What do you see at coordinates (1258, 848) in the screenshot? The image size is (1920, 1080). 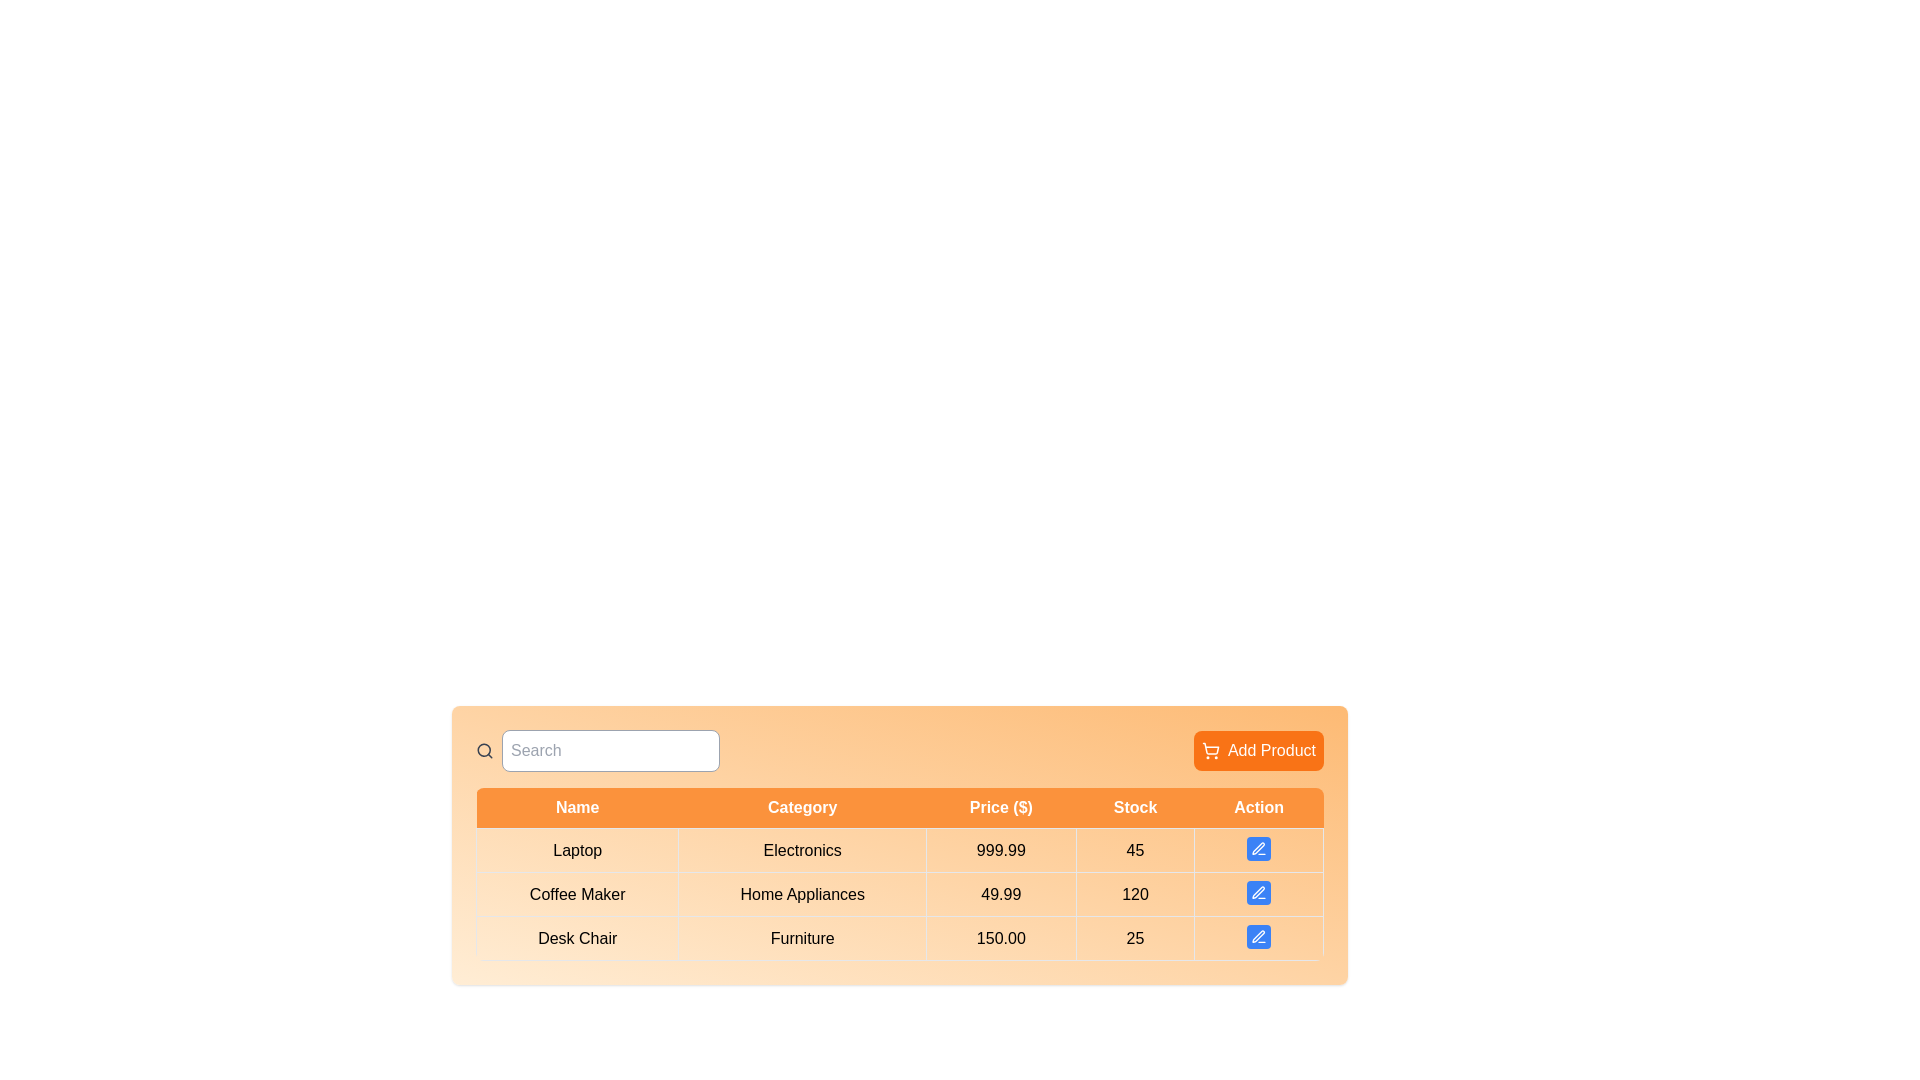 I see `the edit icon within the blue rounded rectangular button in the Action column of the first row associated with the Laptop item` at bounding box center [1258, 848].